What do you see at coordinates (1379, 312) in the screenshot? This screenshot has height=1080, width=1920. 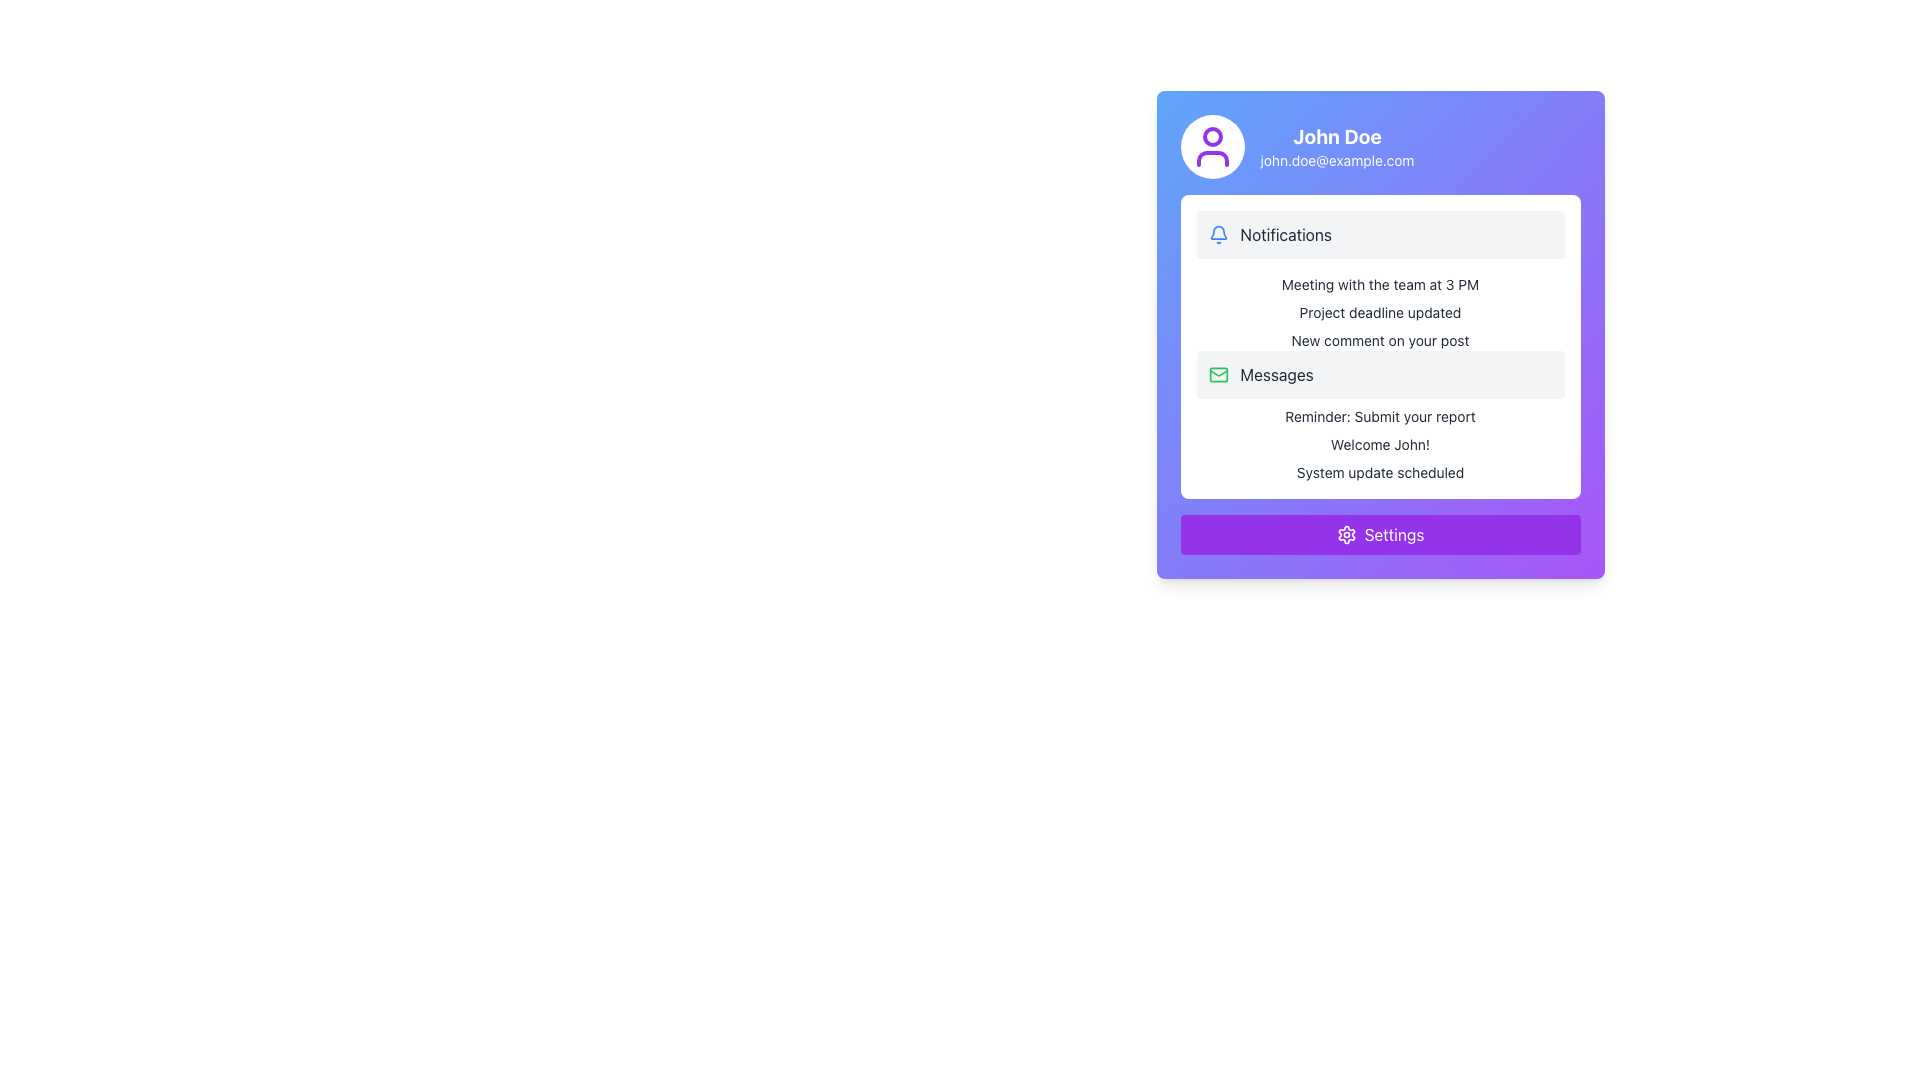 I see `the static text label displaying 'Project deadline updated' located under the 'Notifications' section in the notification card` at bounding box center [1379, 312].